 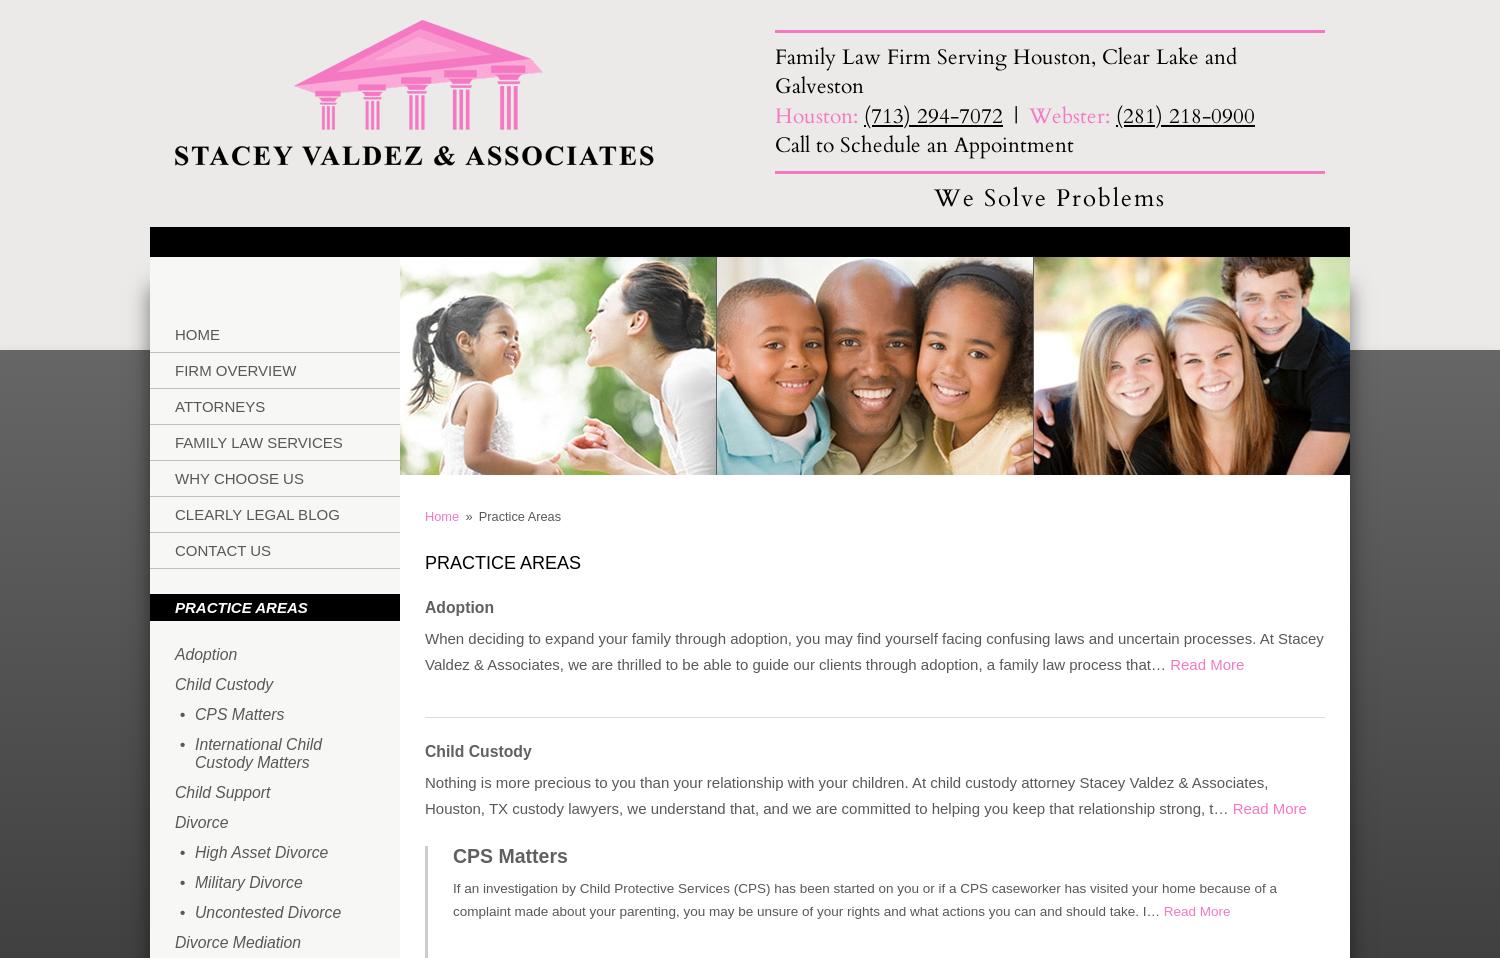 What do you see at coordinates (200, 821) in the screenshot?
I see `'Divorce'` at bounding box center [200, 821].